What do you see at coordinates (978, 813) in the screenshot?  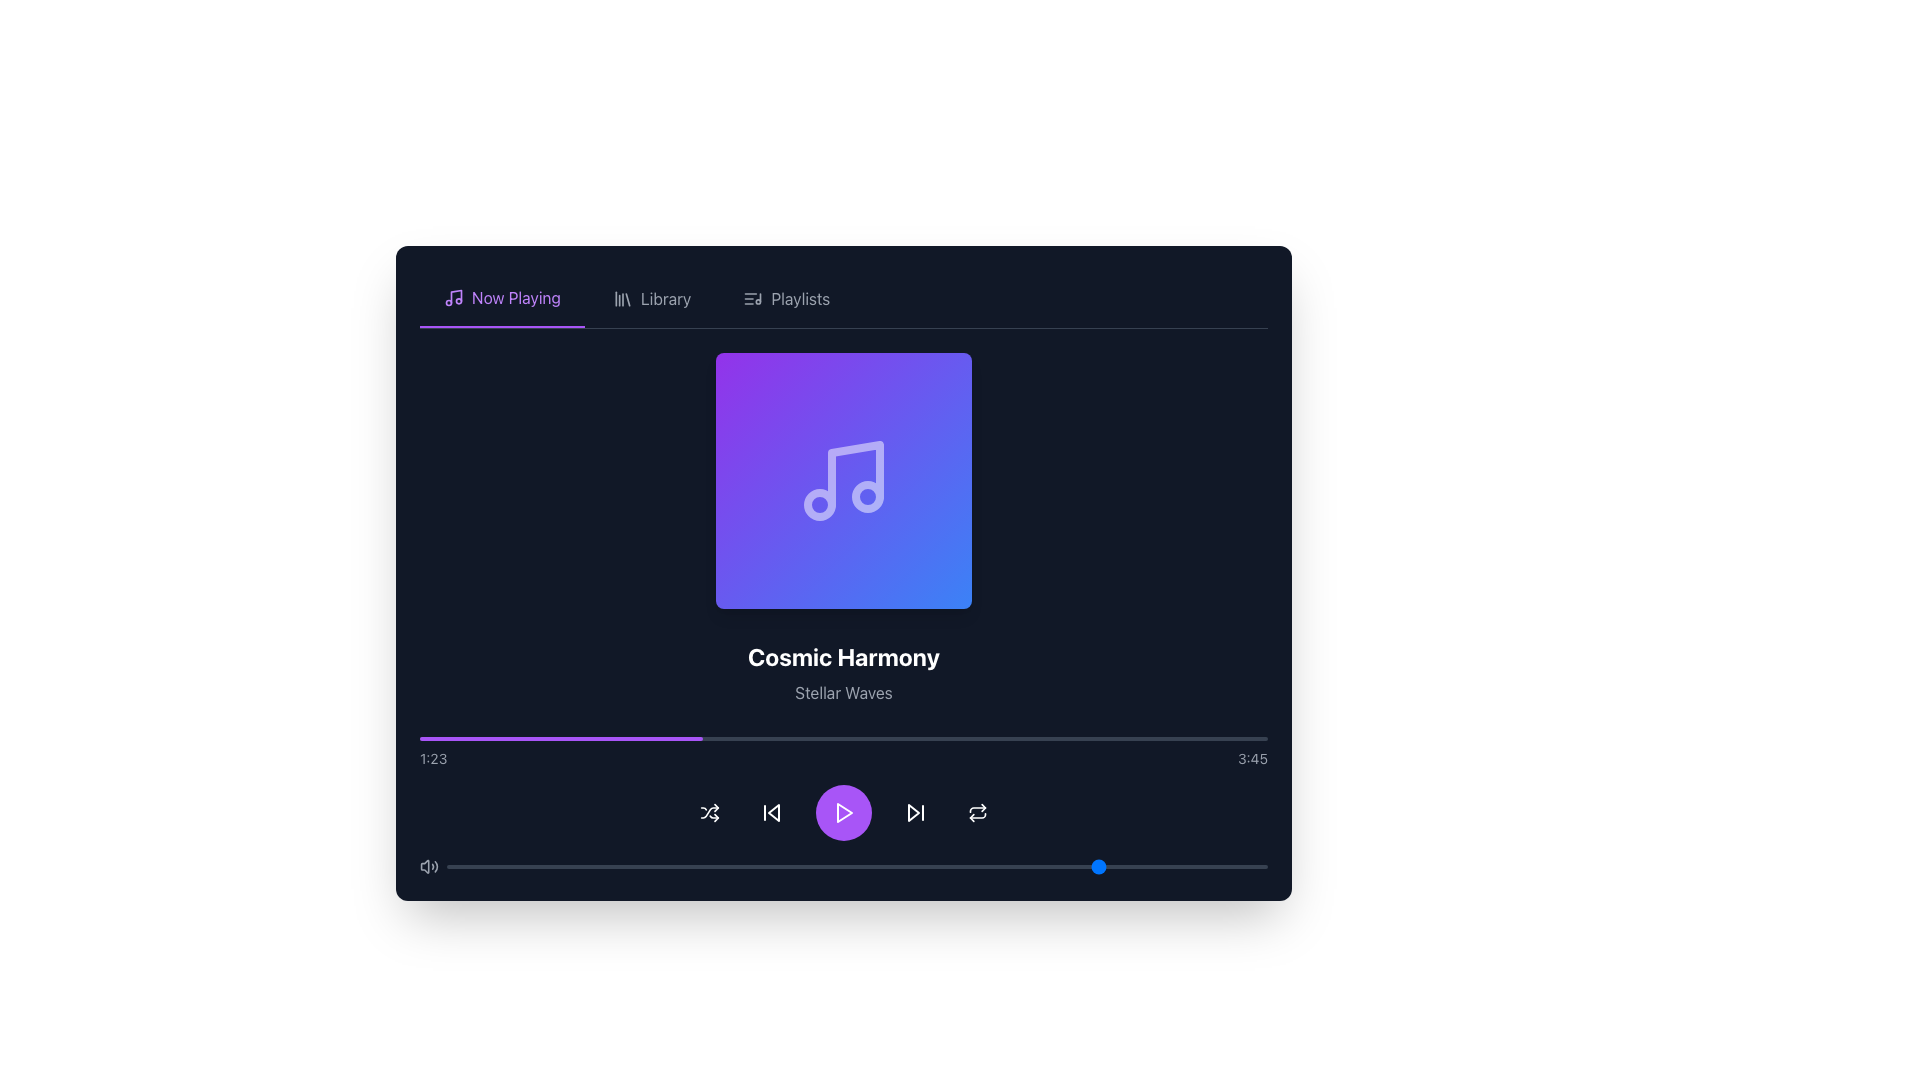 I see `the button located on the rightmost side of the playback controls` at bounding box center [978, 813].